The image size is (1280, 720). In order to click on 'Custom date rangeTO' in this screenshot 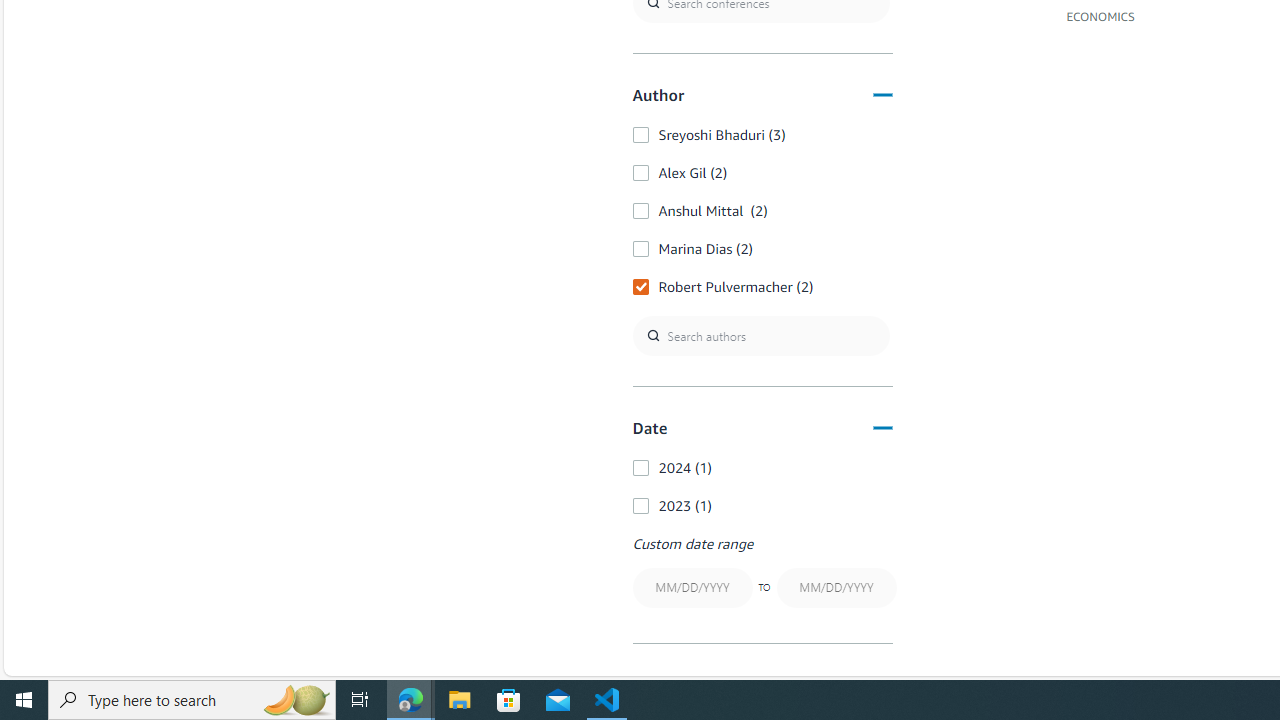, I will do `click(761, 574)`.